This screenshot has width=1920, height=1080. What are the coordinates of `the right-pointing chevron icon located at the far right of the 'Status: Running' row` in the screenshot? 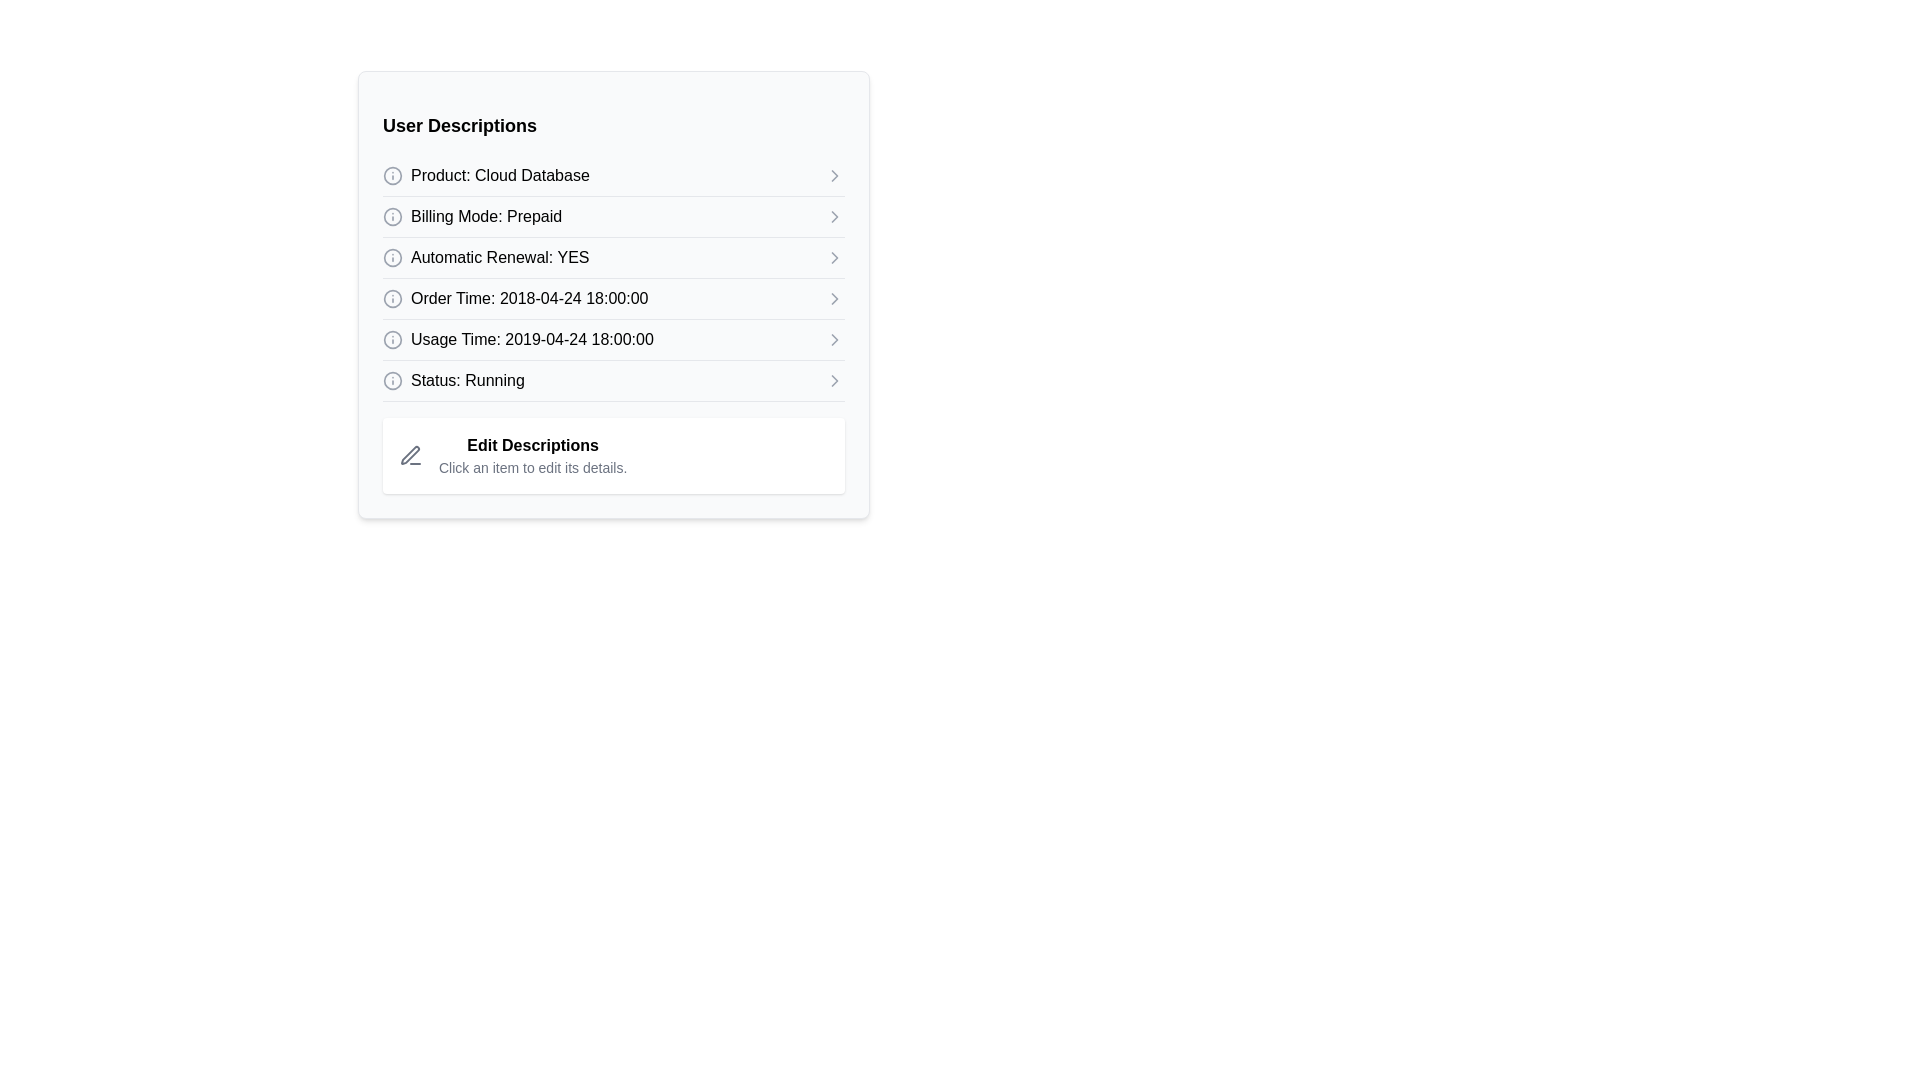 It's located at (835, 381).